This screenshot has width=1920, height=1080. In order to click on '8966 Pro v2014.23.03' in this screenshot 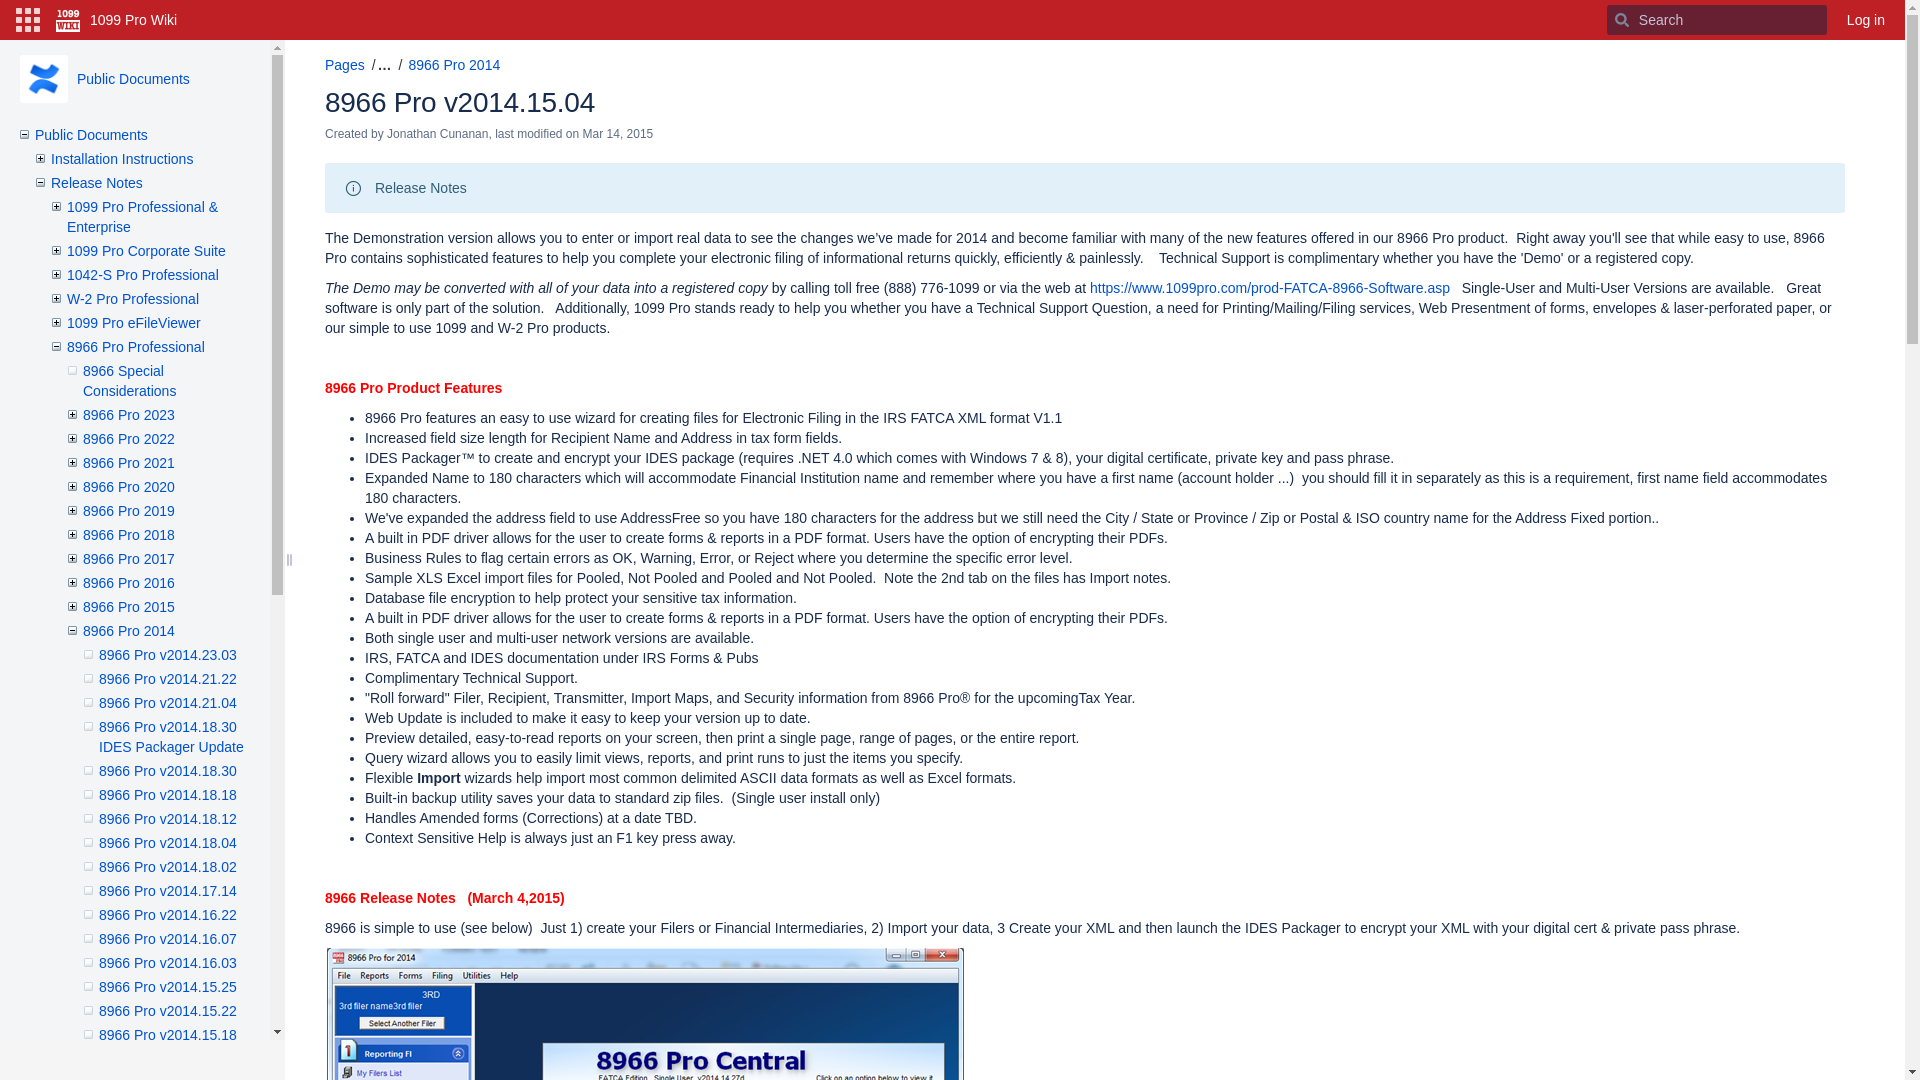, I will do `click(168, 655)`.